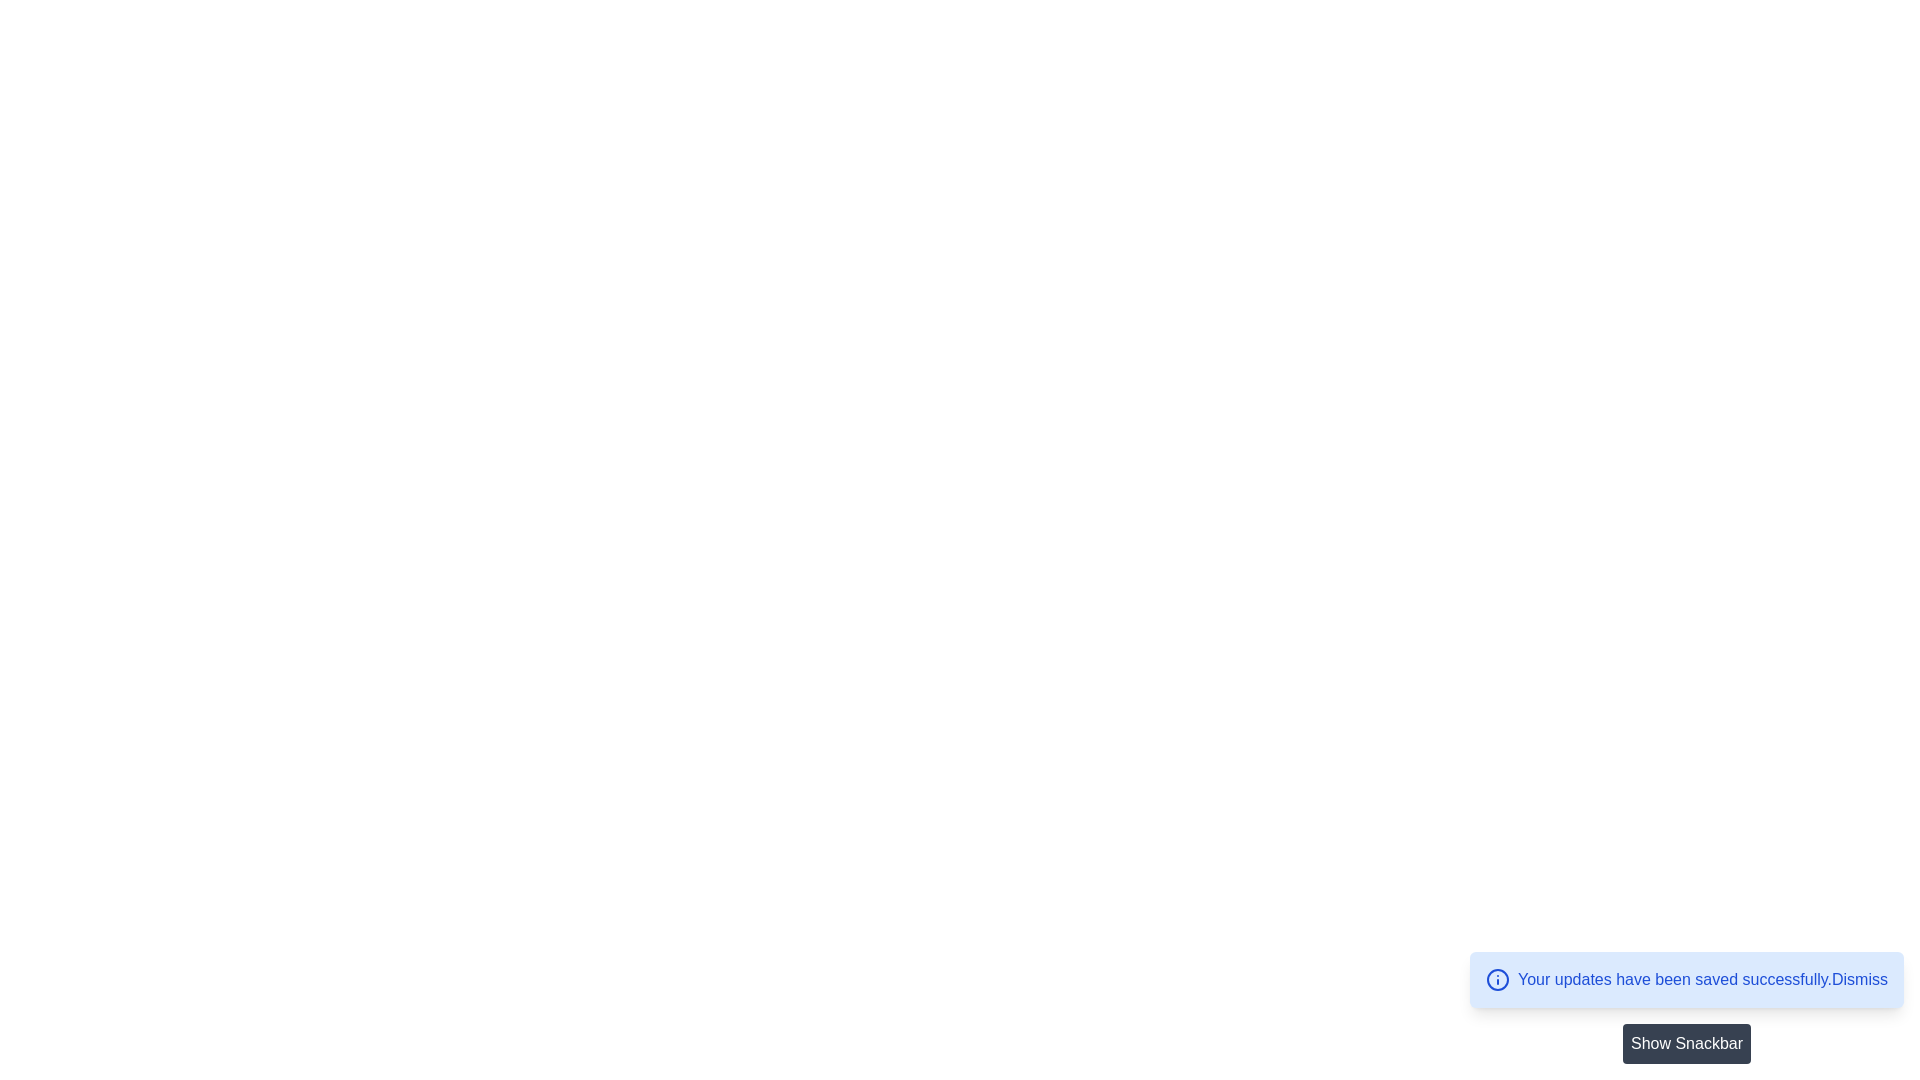 The height and width of the screenshot is (1080, 1920). What do you see at coordinates (1859, 978) in the screenshot?
I see `the 'Dismiss' clickable text link styled in blue with an underline that appears on hover, located on the far-right side of the notification box` at bounding box center [1859, 978].